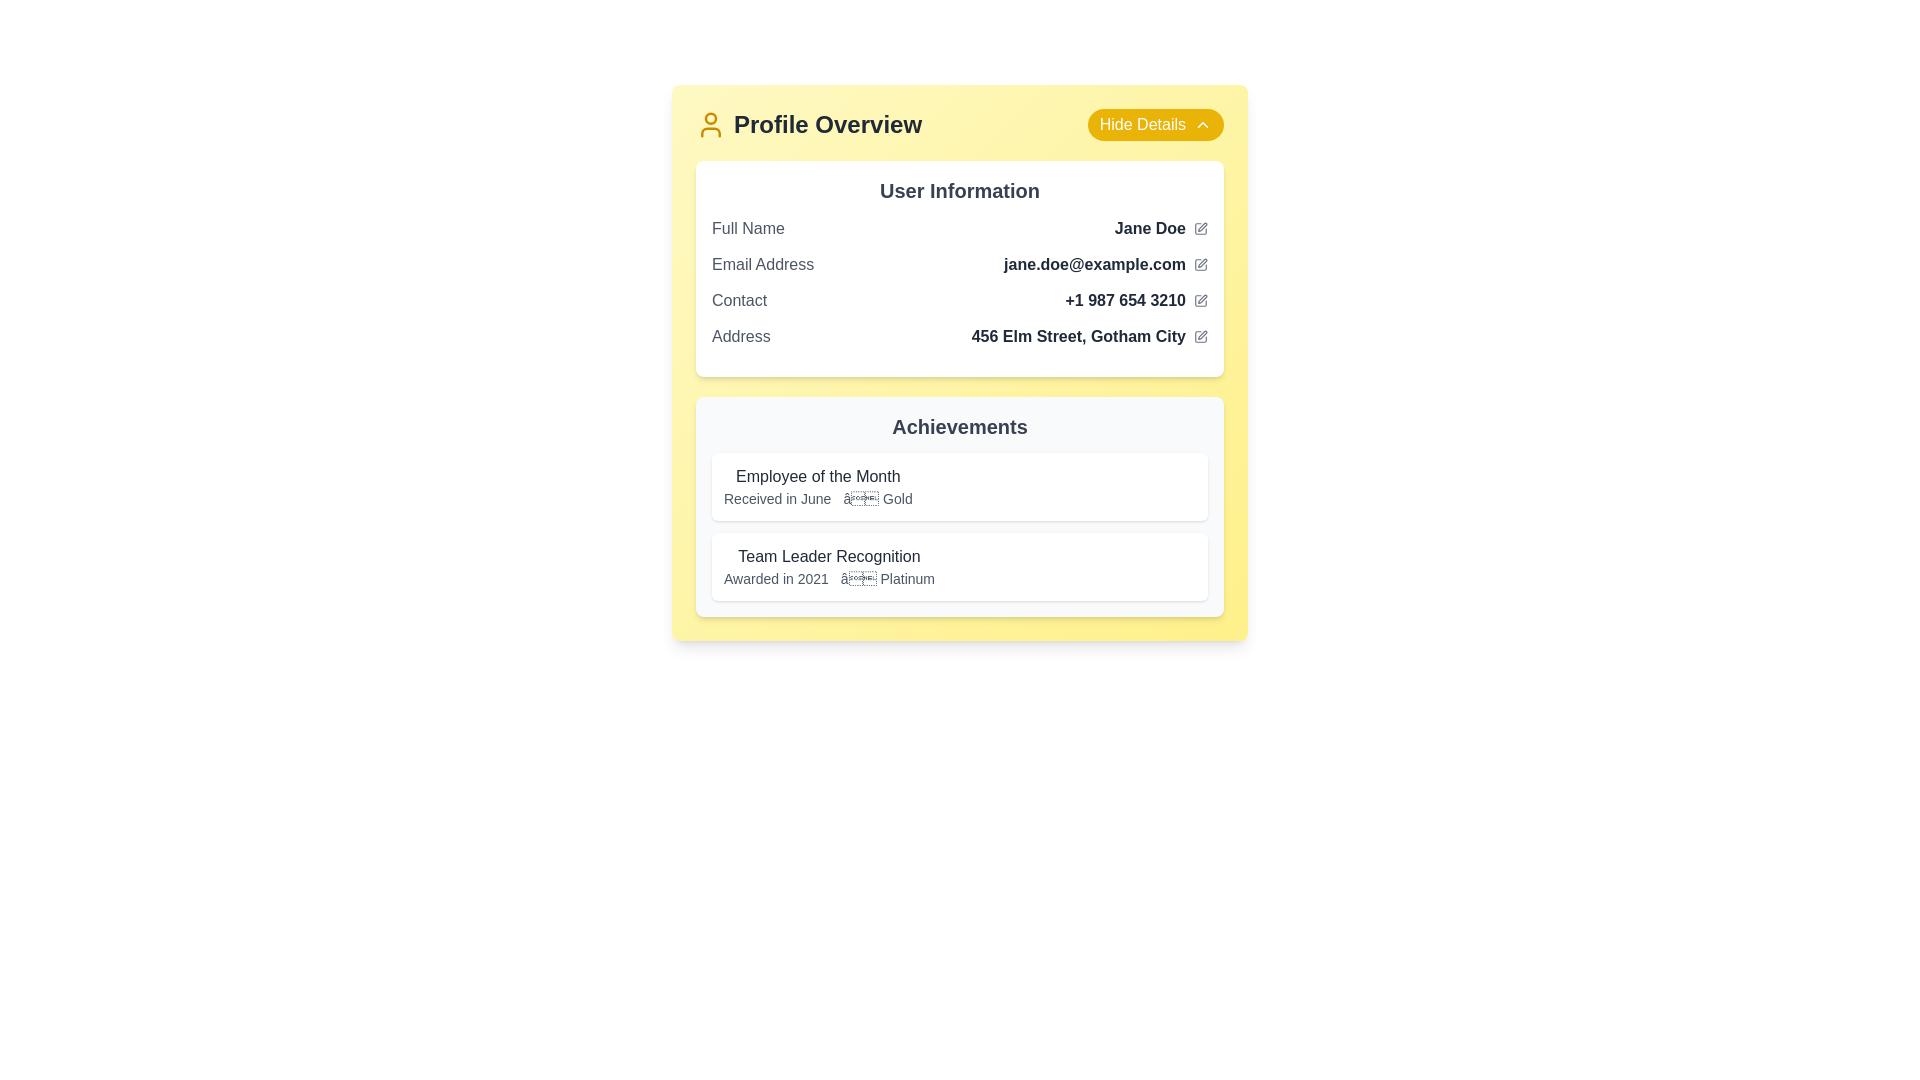 The image size is (1920, 1080). What do you see at coordinates (1200, 335) in the screenshot?
I see `the icon button shaped like a pen or pencil located to the right of the text '456 Elm Street, Gotham City' in the 'Address' section to initiate editing` at bounding box center [1200, 335].